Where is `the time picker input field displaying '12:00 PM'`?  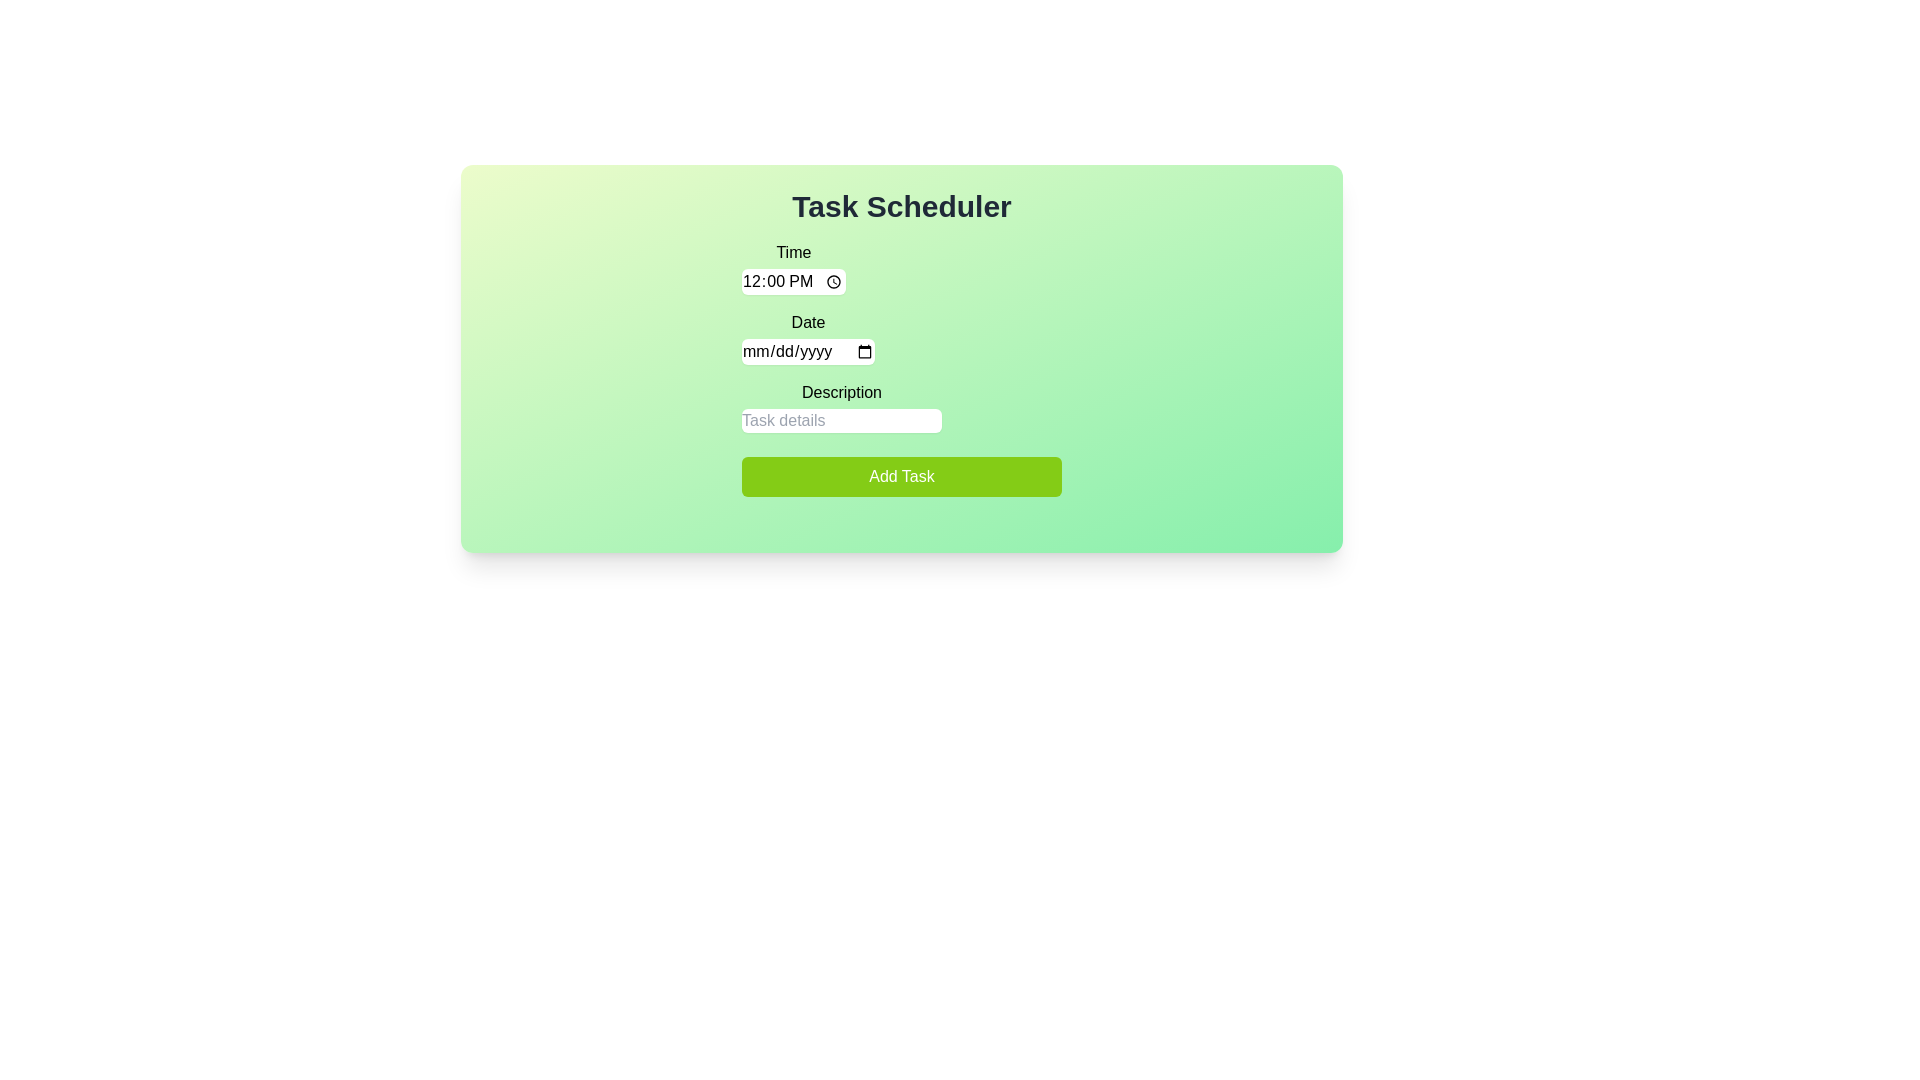
the time picker input field displaying '12:00 PM' is located at coordinates (792, 281).